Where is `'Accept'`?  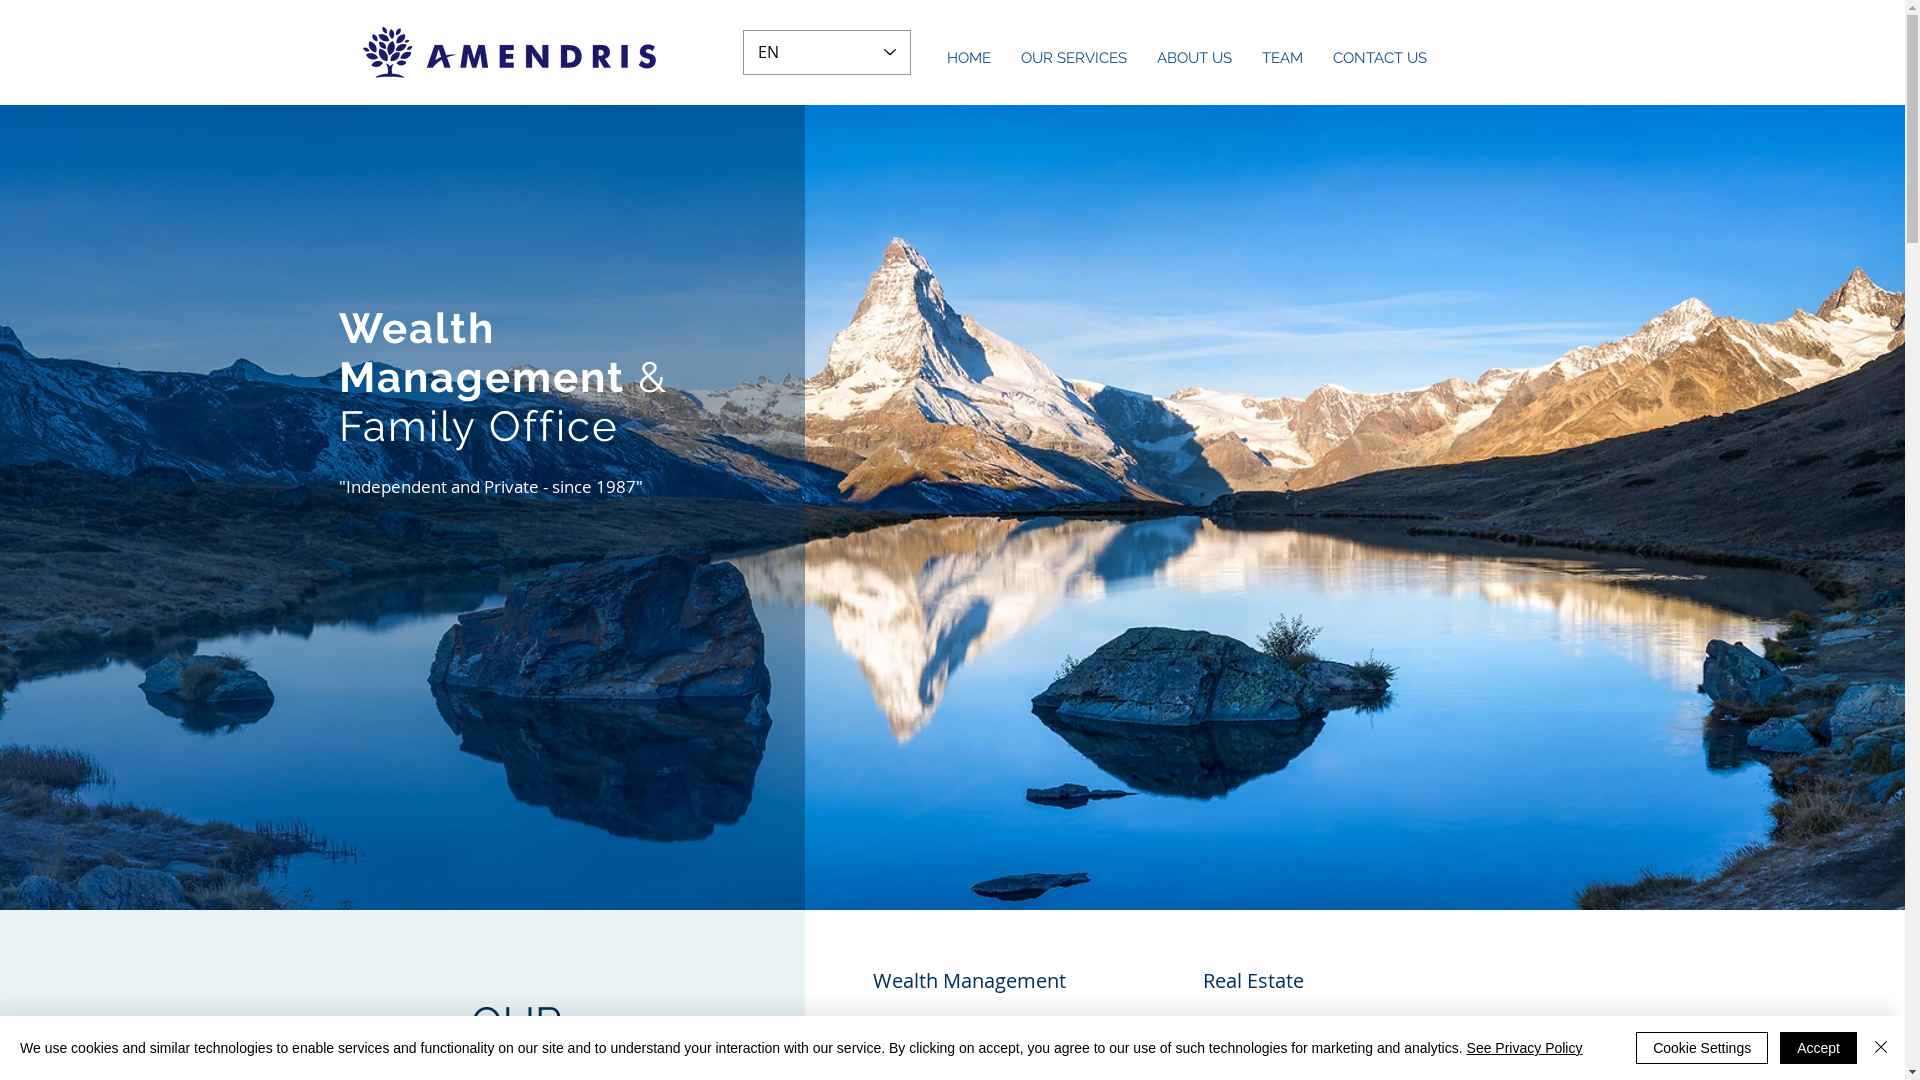
'Accept' is located at coordinates (1780, 1047).